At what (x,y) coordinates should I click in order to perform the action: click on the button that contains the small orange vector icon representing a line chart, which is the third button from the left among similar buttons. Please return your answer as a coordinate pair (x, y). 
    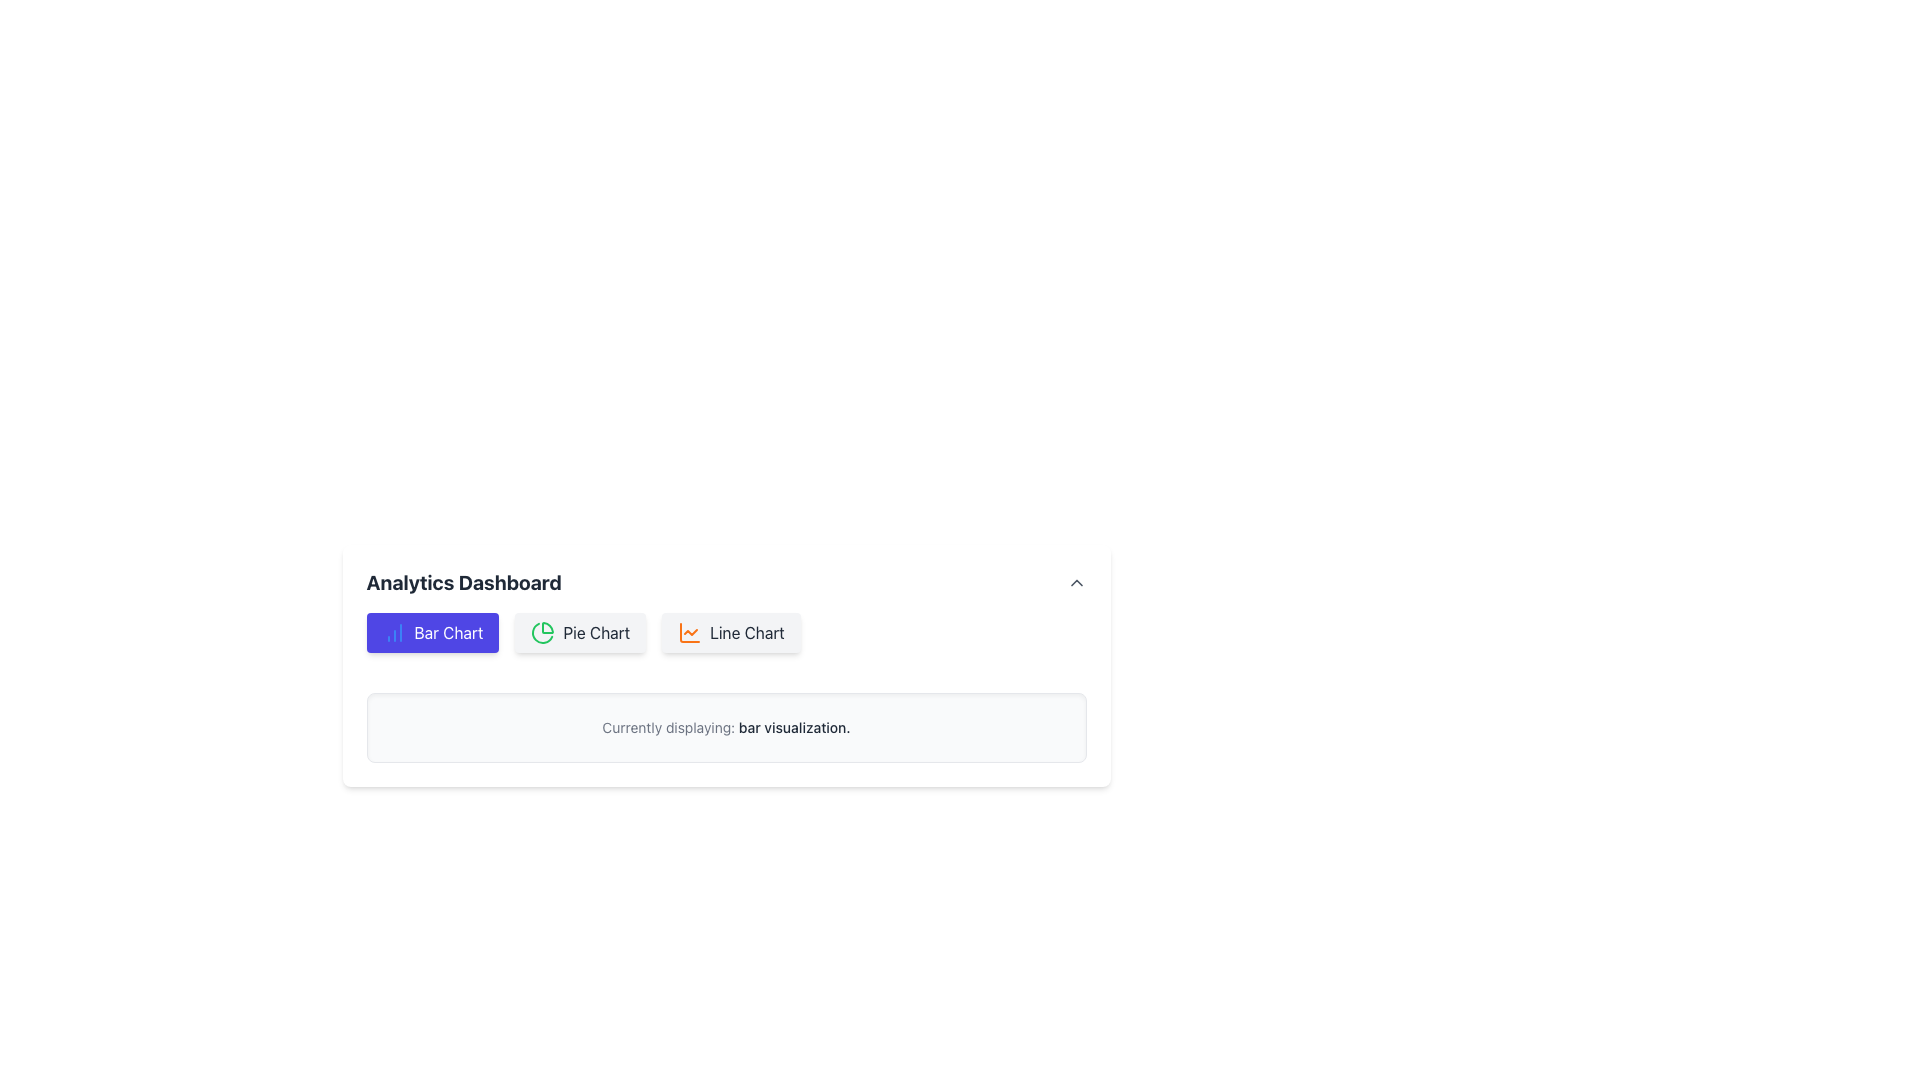
    Looking at the image, I should click on (690, 632).